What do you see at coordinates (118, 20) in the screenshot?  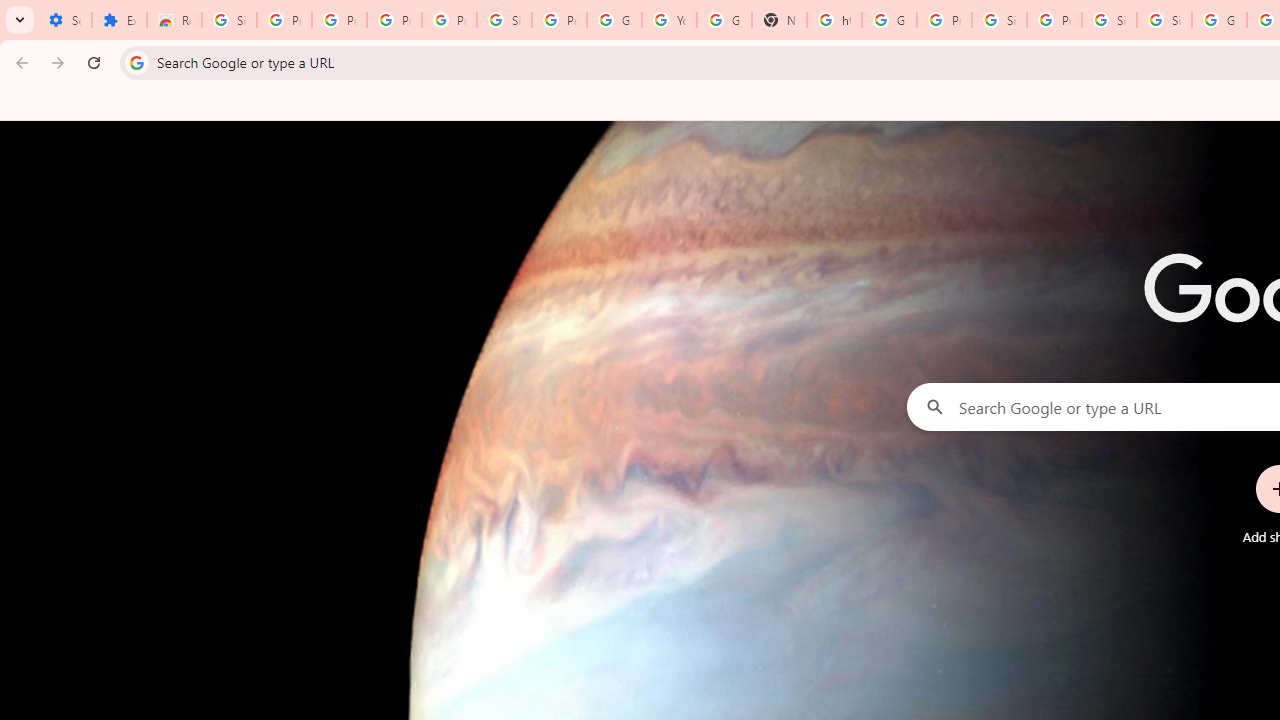 I see `'Extensions'` at bounding box center [118, 20].